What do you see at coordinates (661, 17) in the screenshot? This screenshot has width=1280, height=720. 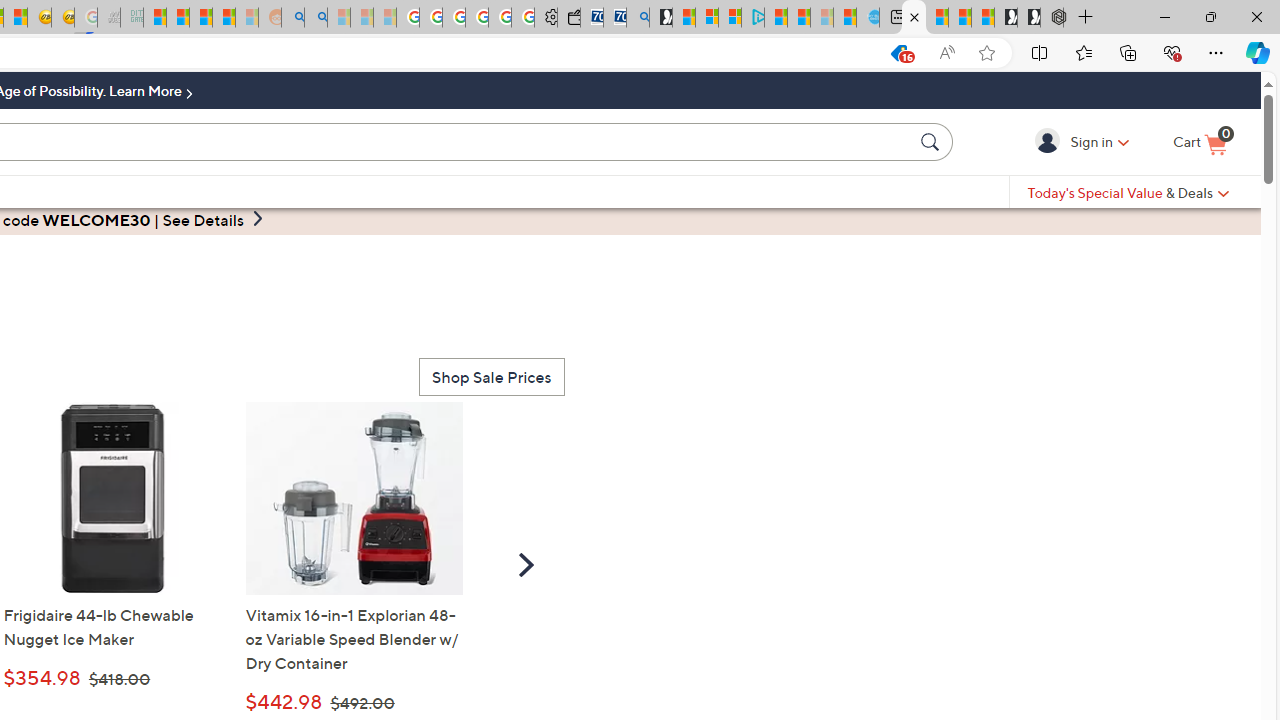 I see `'Microsoft Start Gaming'` at bounding box center [661, 17].